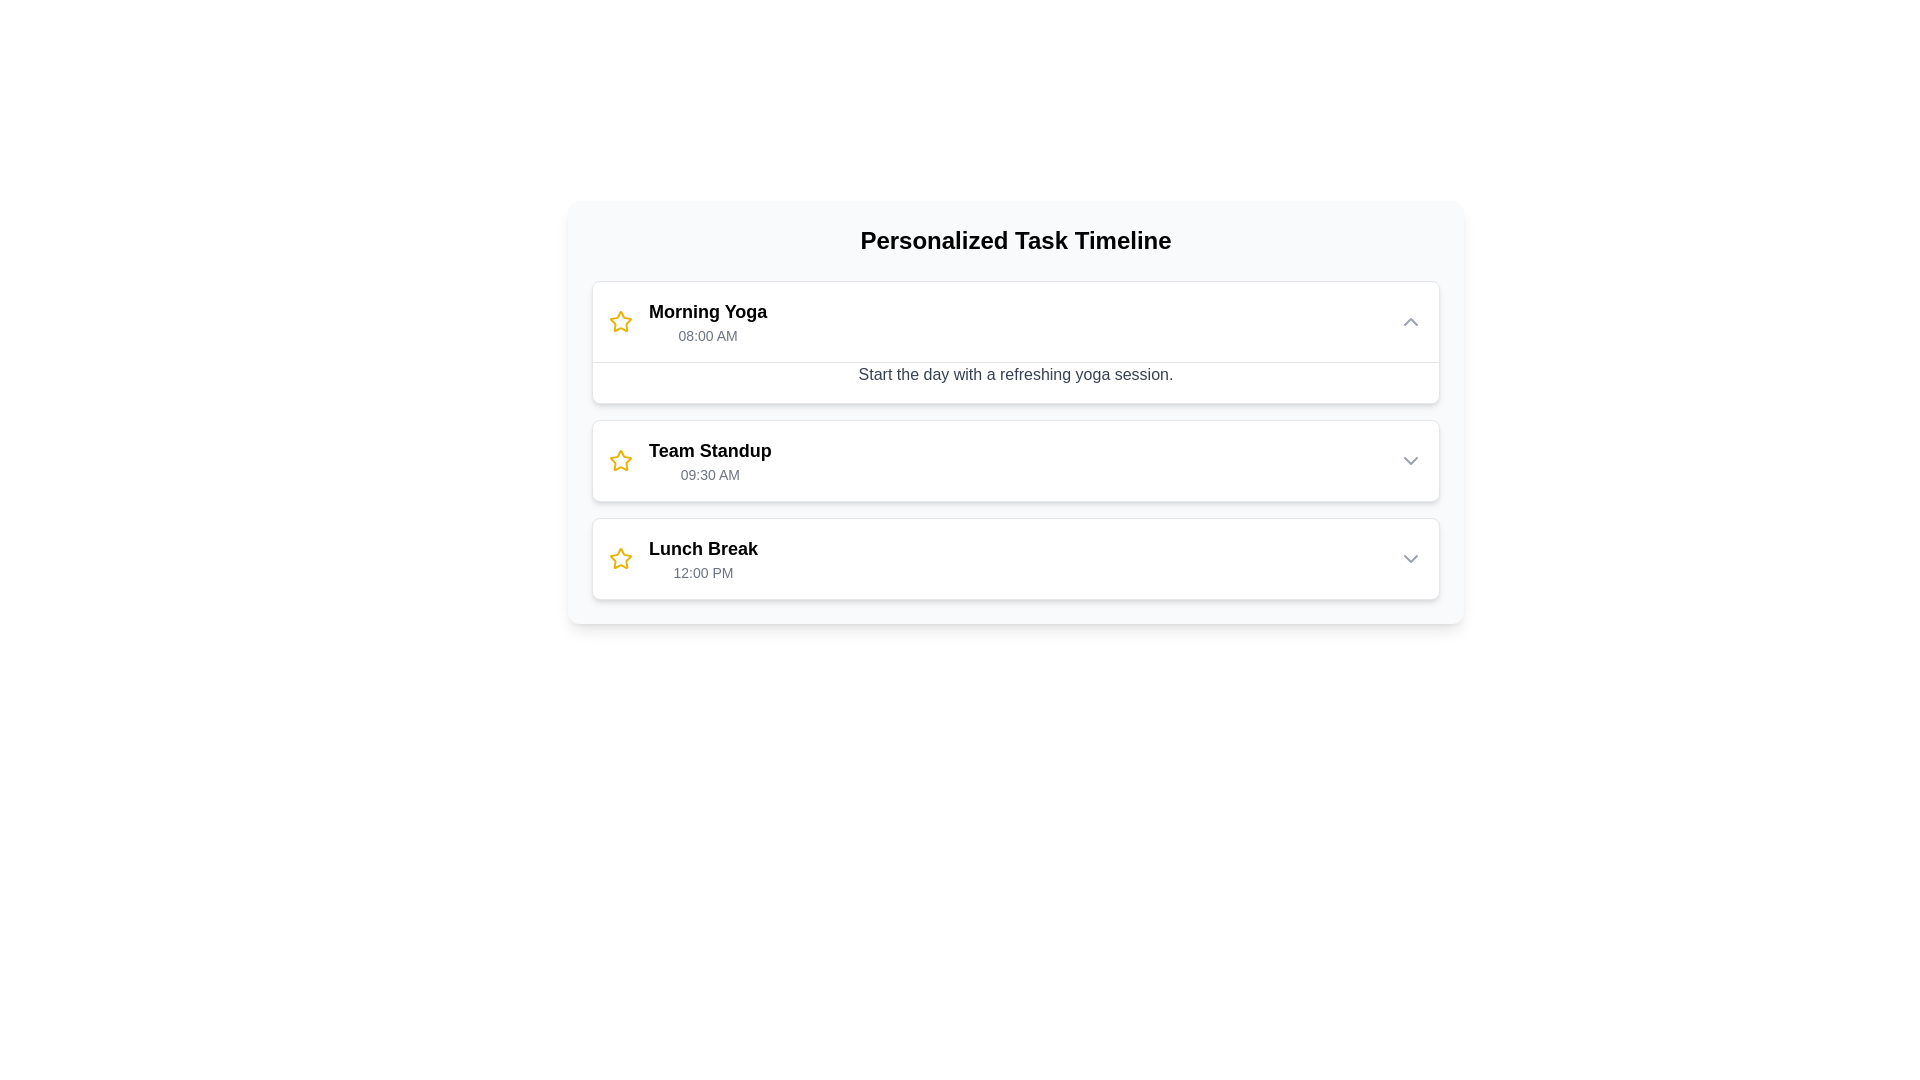  I want to click on descriptive text located in the middle section of the 'Morning Yoga' task box on the timeline interface, positioned below the task title and timestamp, so click(1016, 374).